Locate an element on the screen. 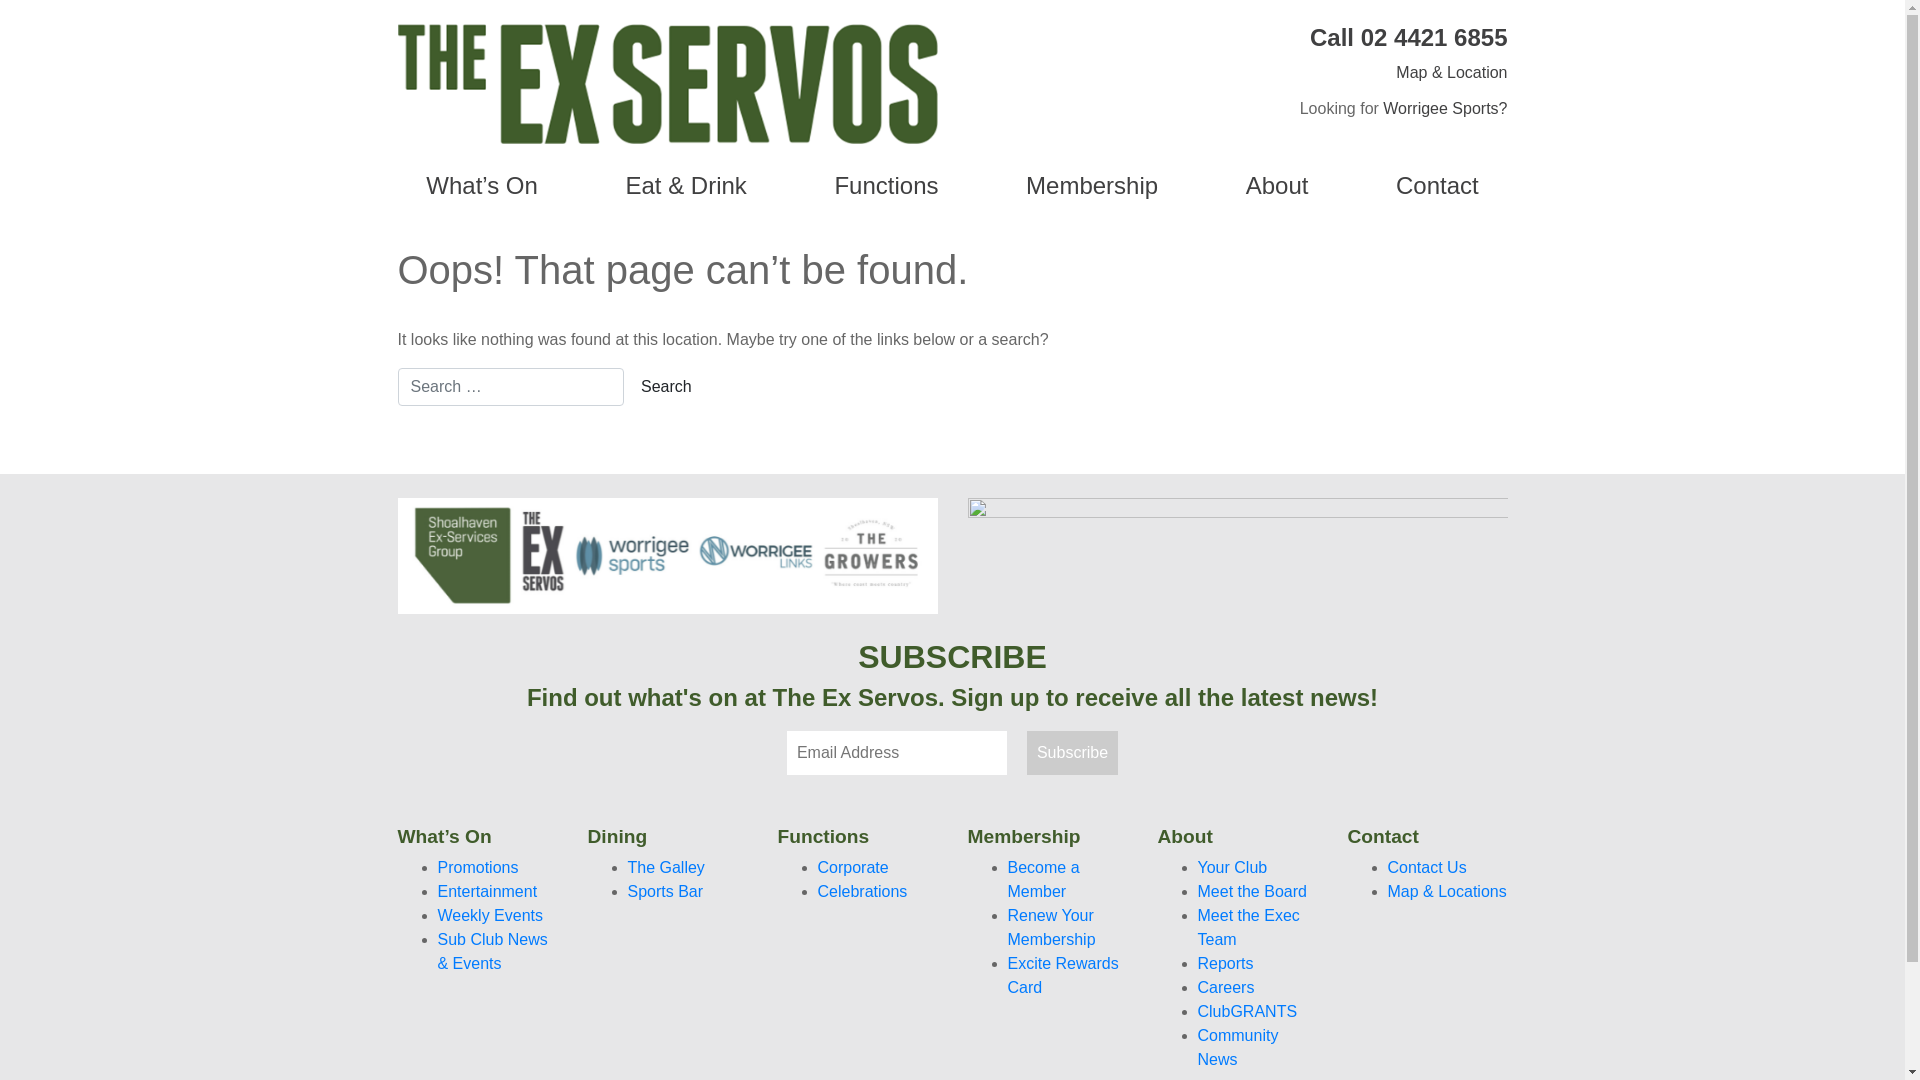 The width and height of the screenshot is (1920, 1080). 'Celebrations' is located at coordinates (817, 890).